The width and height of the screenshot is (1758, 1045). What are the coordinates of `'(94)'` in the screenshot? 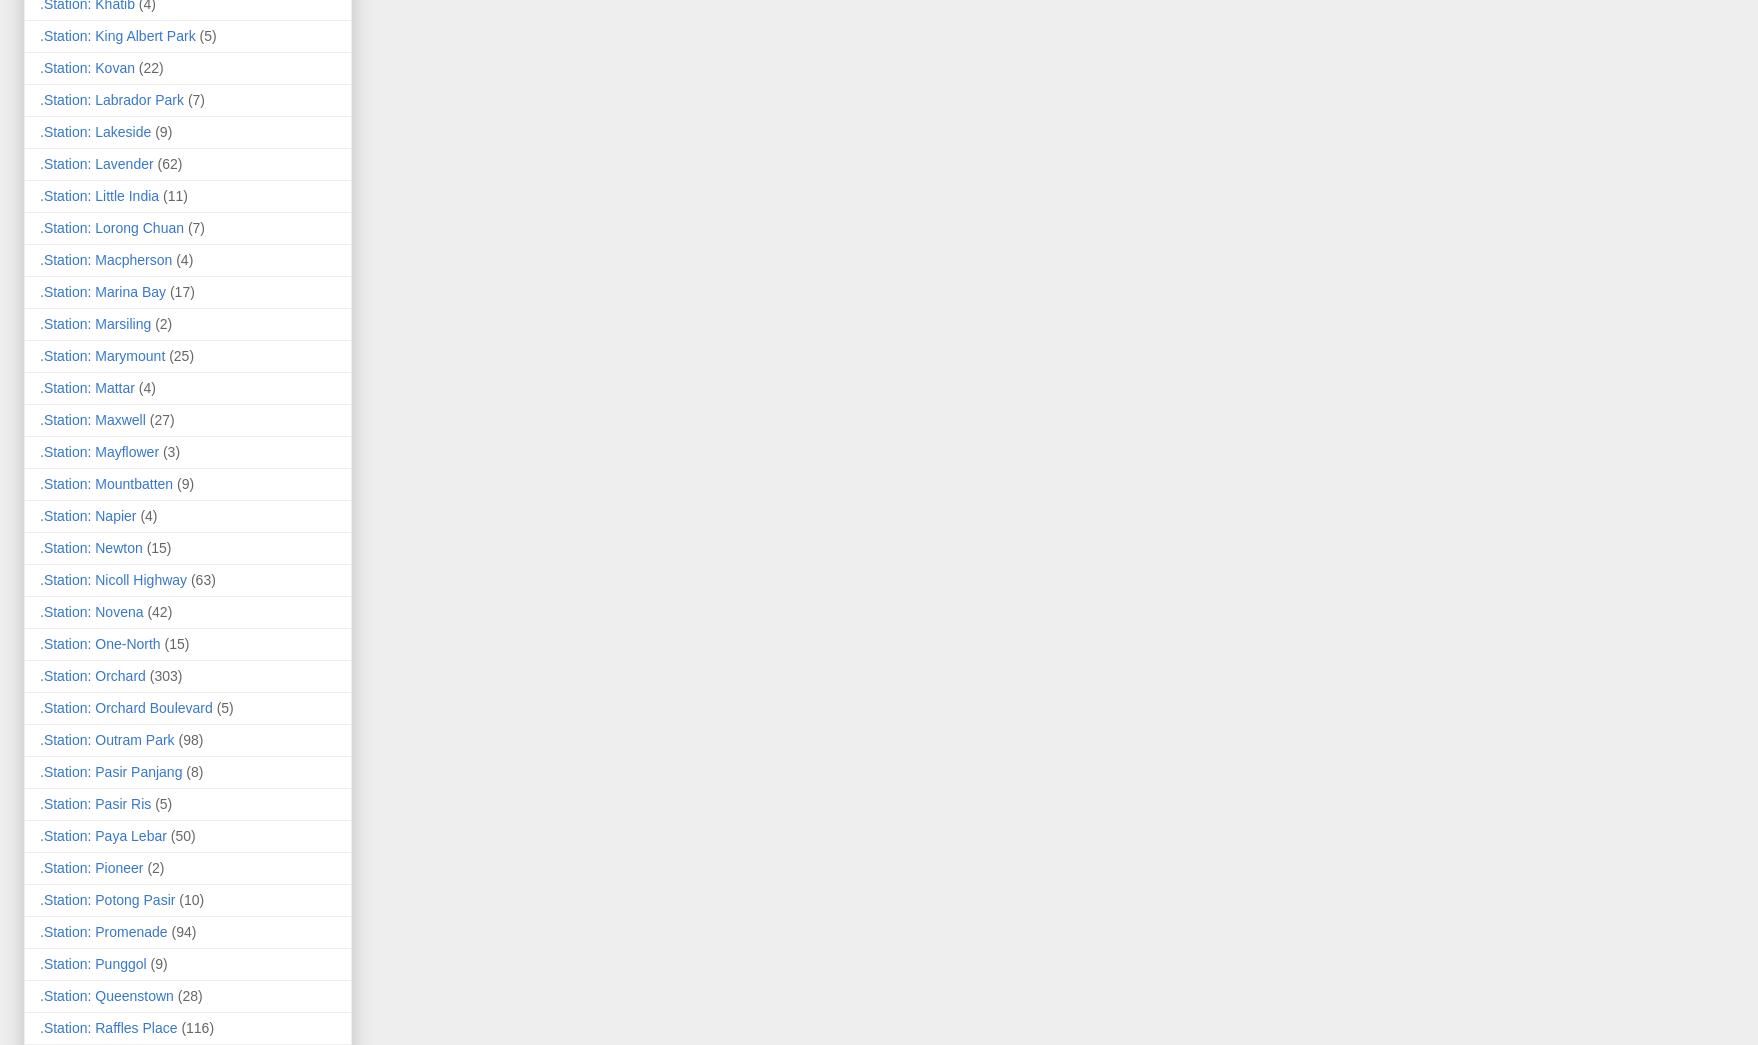 It's located at (170, 929).